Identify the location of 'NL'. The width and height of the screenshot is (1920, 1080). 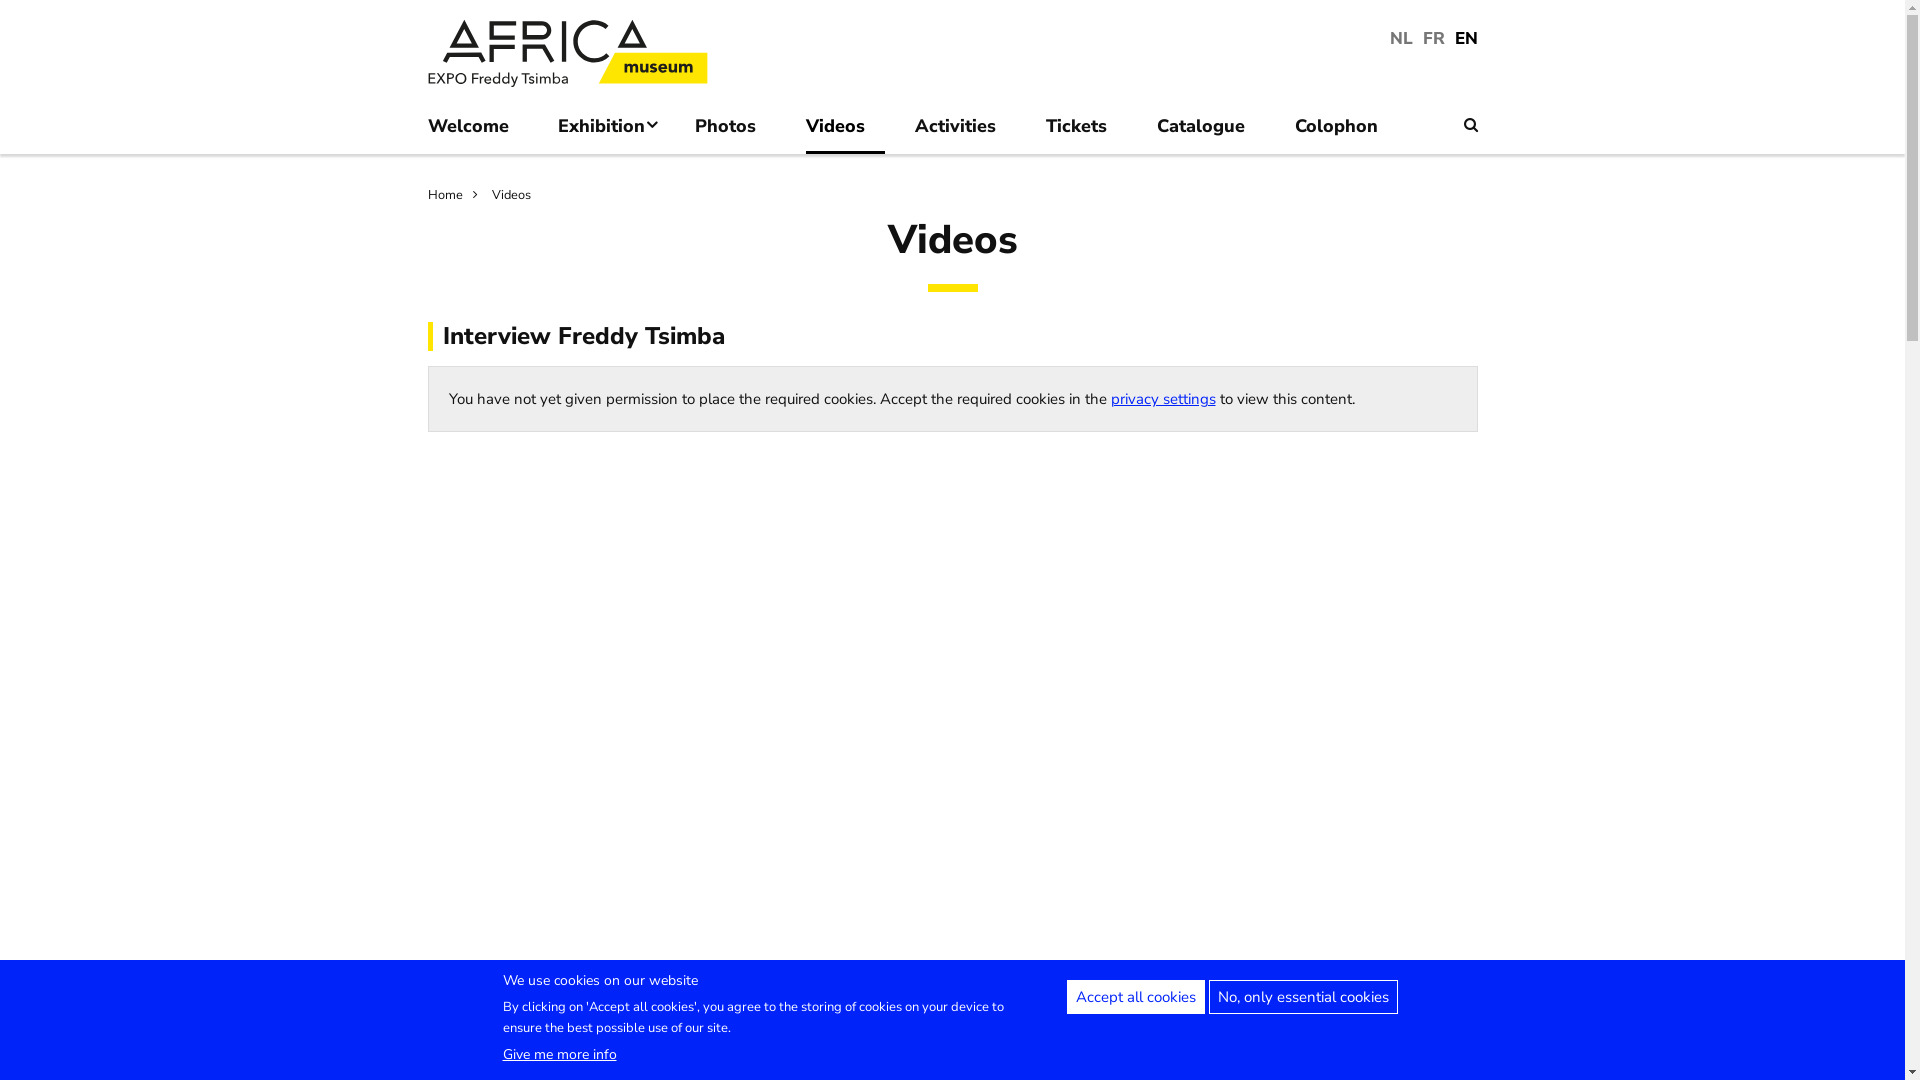
(1400, 38).